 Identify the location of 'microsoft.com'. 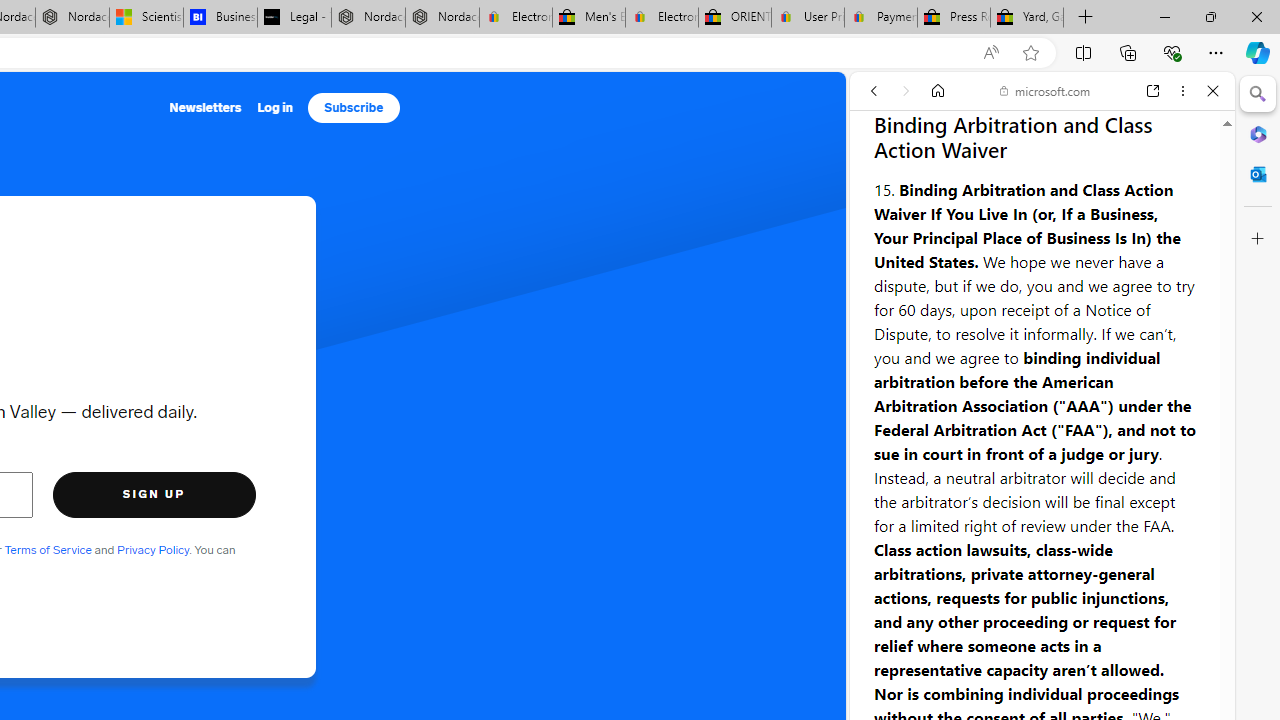
(1044, 91).